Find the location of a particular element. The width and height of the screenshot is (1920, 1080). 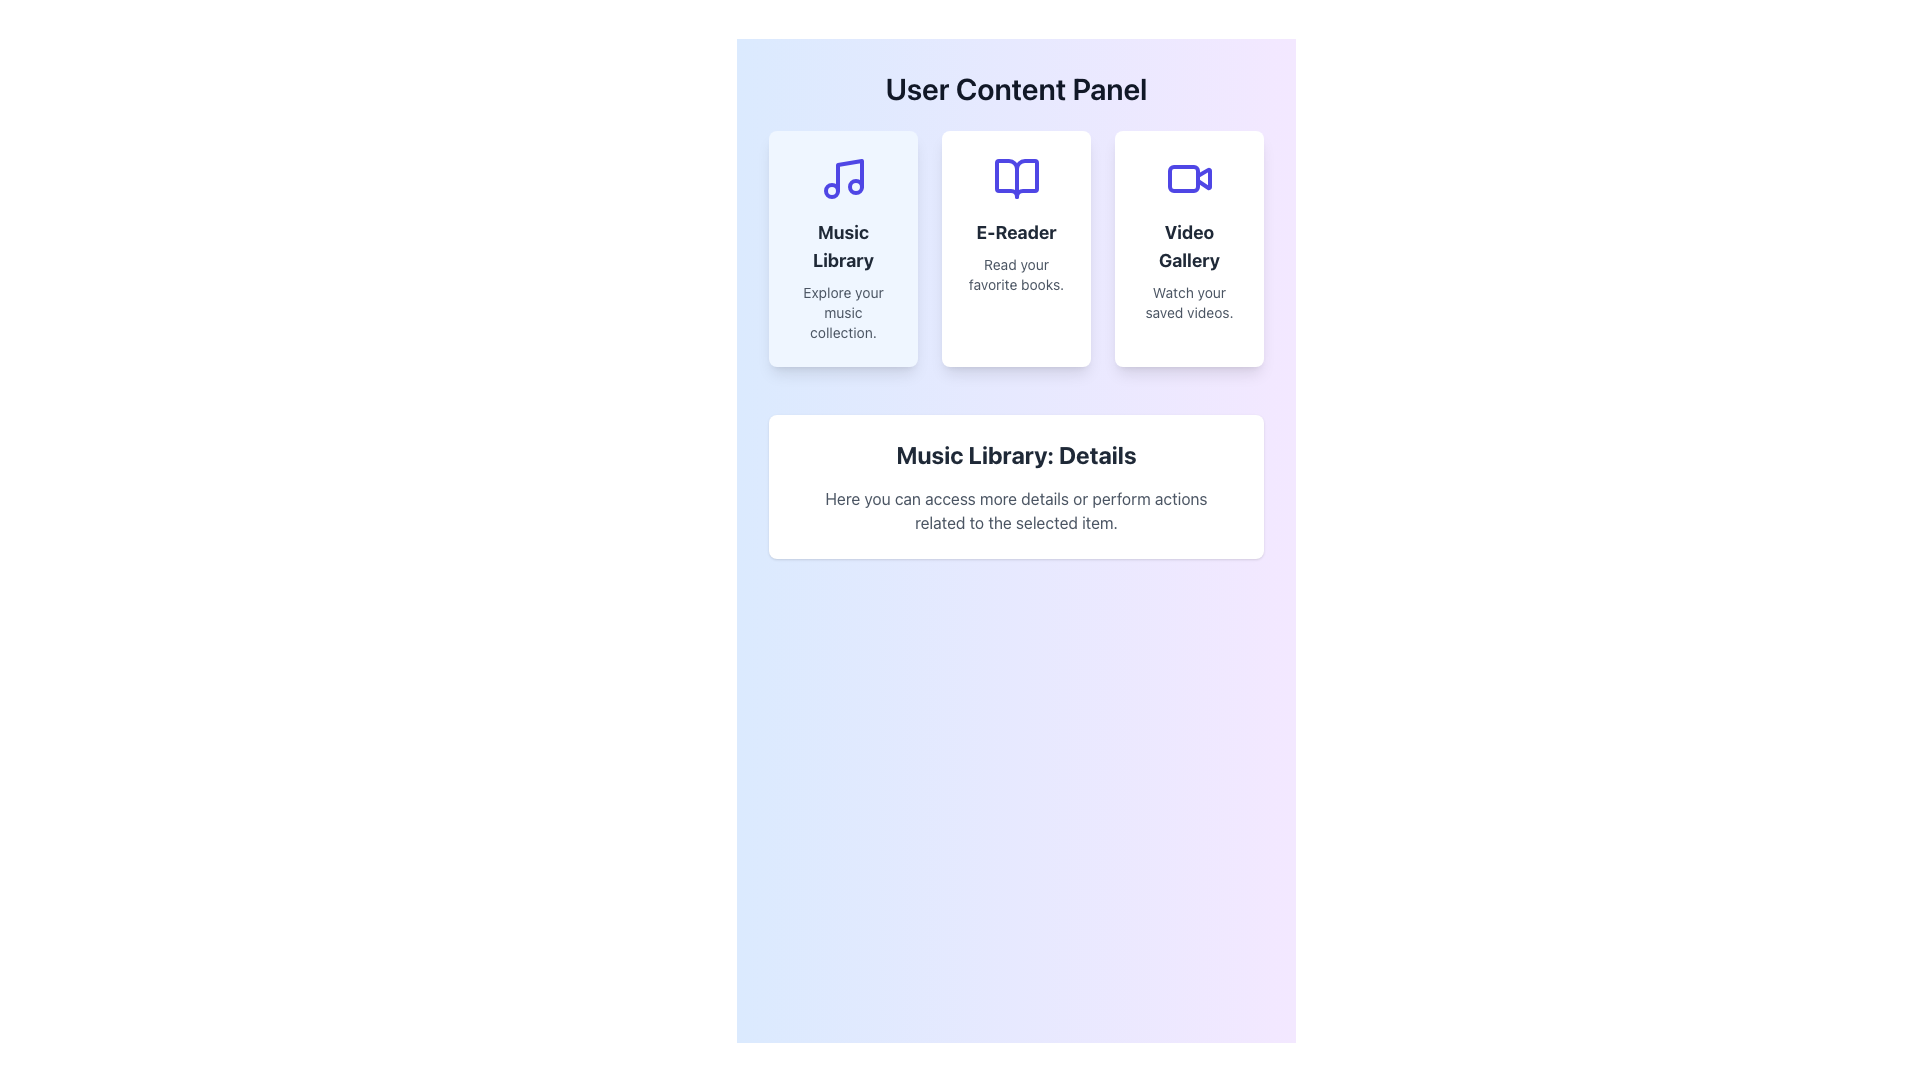

the text label displaying 'E-Reader' in bold and centered style, located in the middle card at the top of the interface, between 'Music Library' and 'Video Gallery' is located at coordinates (1016, 231).